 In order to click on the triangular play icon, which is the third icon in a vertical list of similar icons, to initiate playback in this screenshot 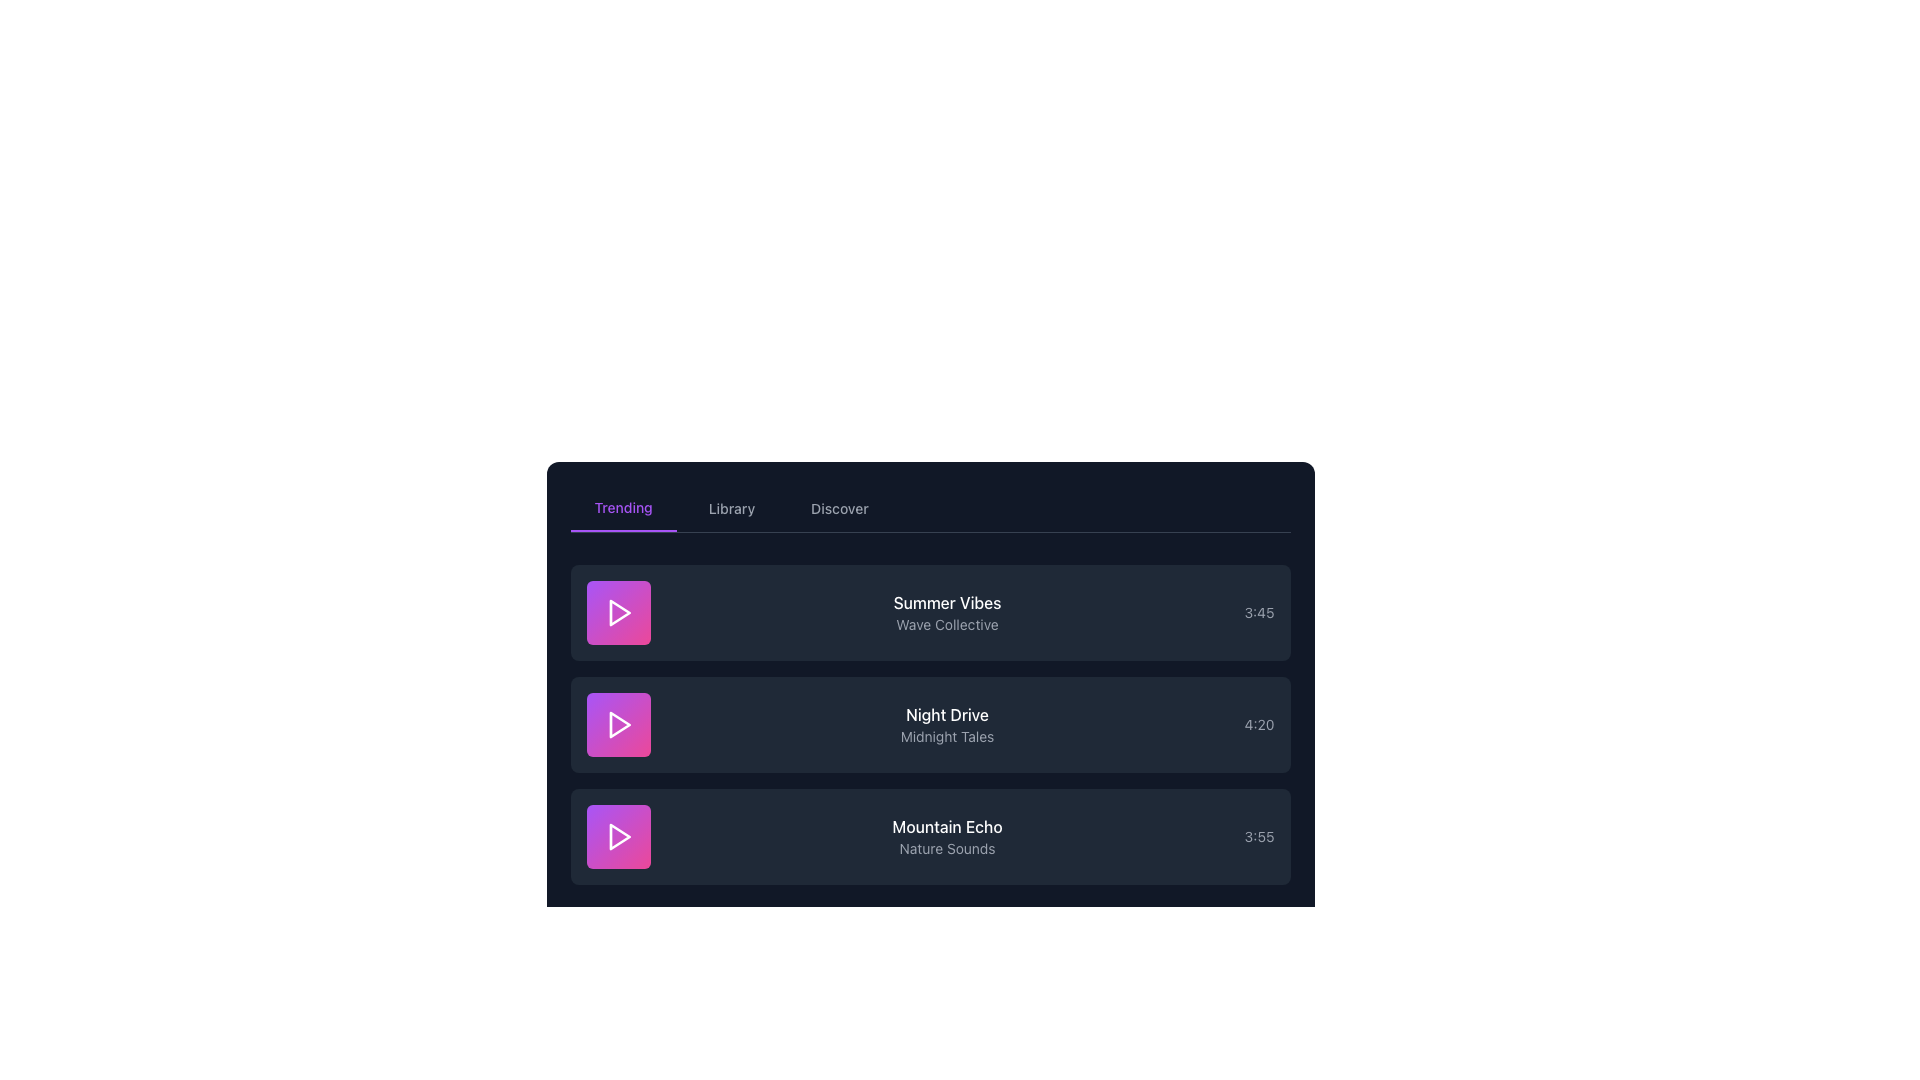, I will do `click(617, 837)`.